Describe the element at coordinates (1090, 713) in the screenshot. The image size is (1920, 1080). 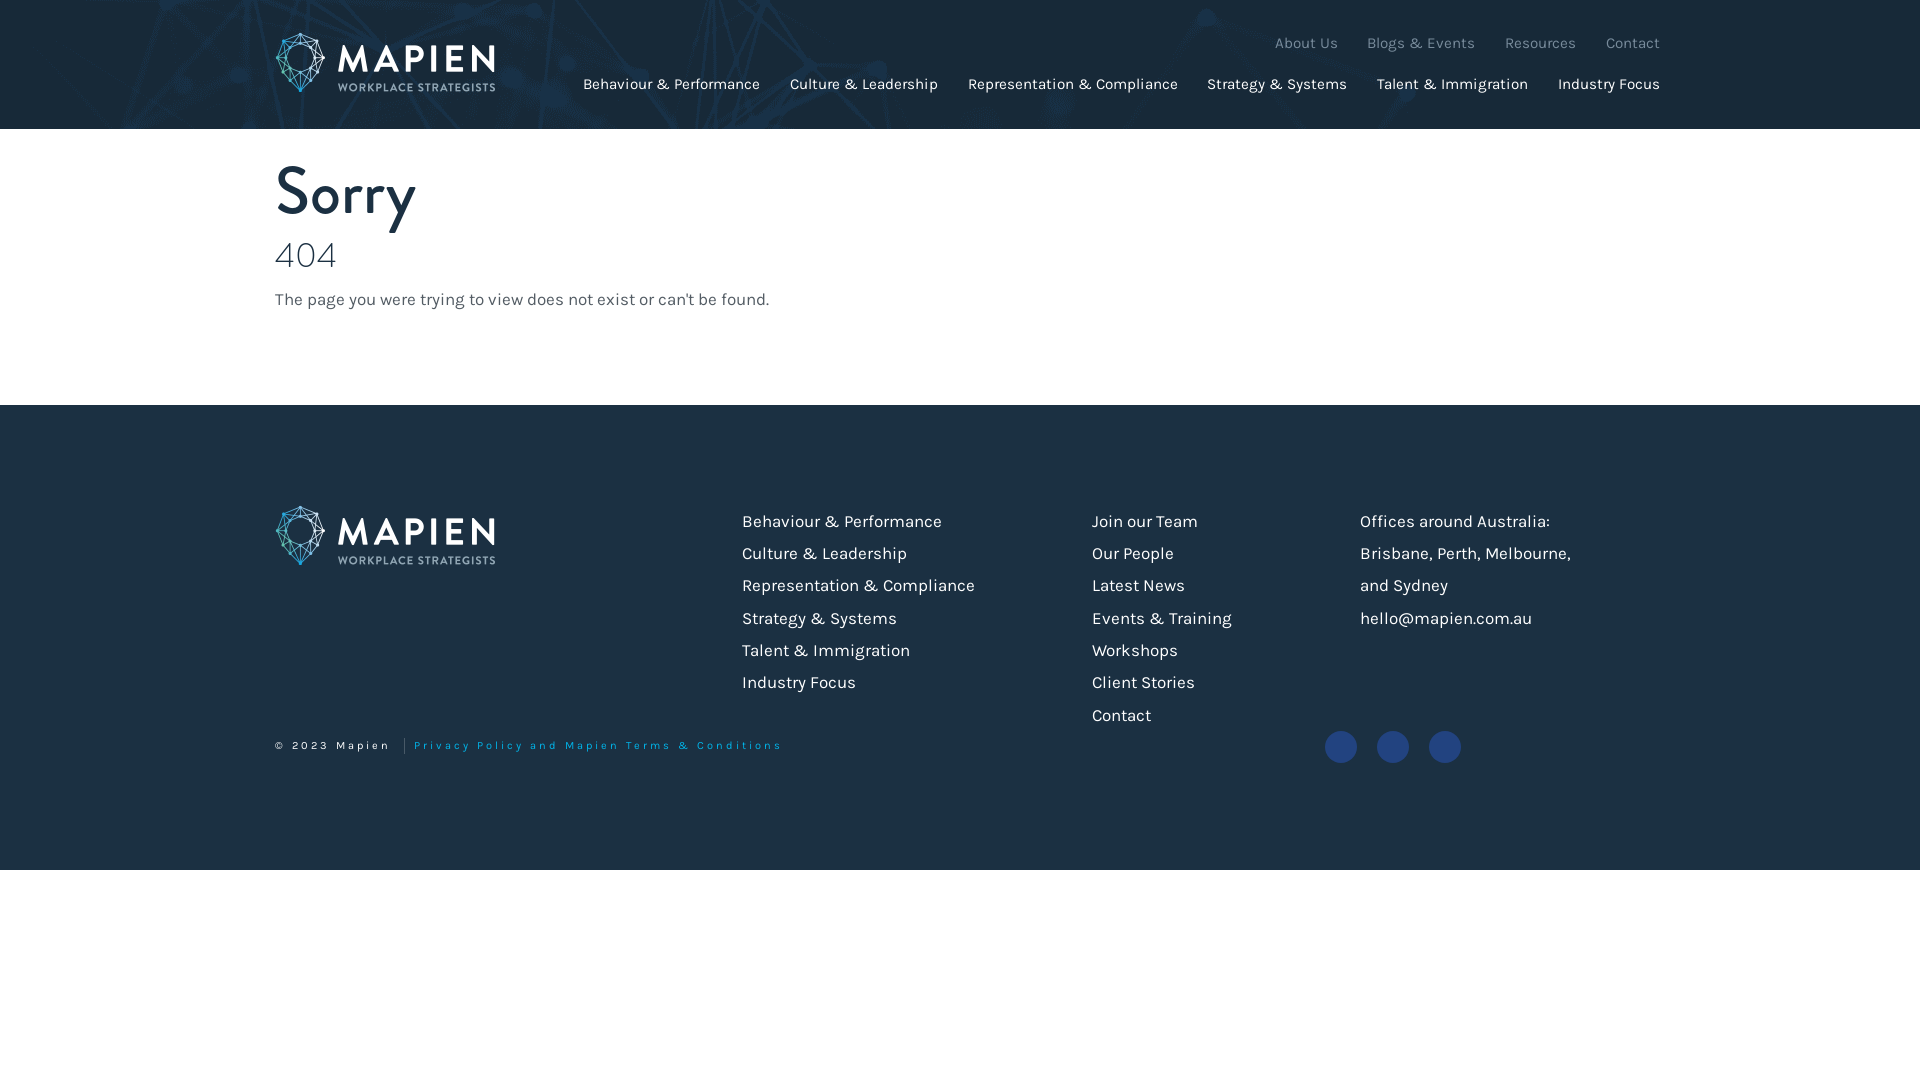
I see `'Contact'` at that location.